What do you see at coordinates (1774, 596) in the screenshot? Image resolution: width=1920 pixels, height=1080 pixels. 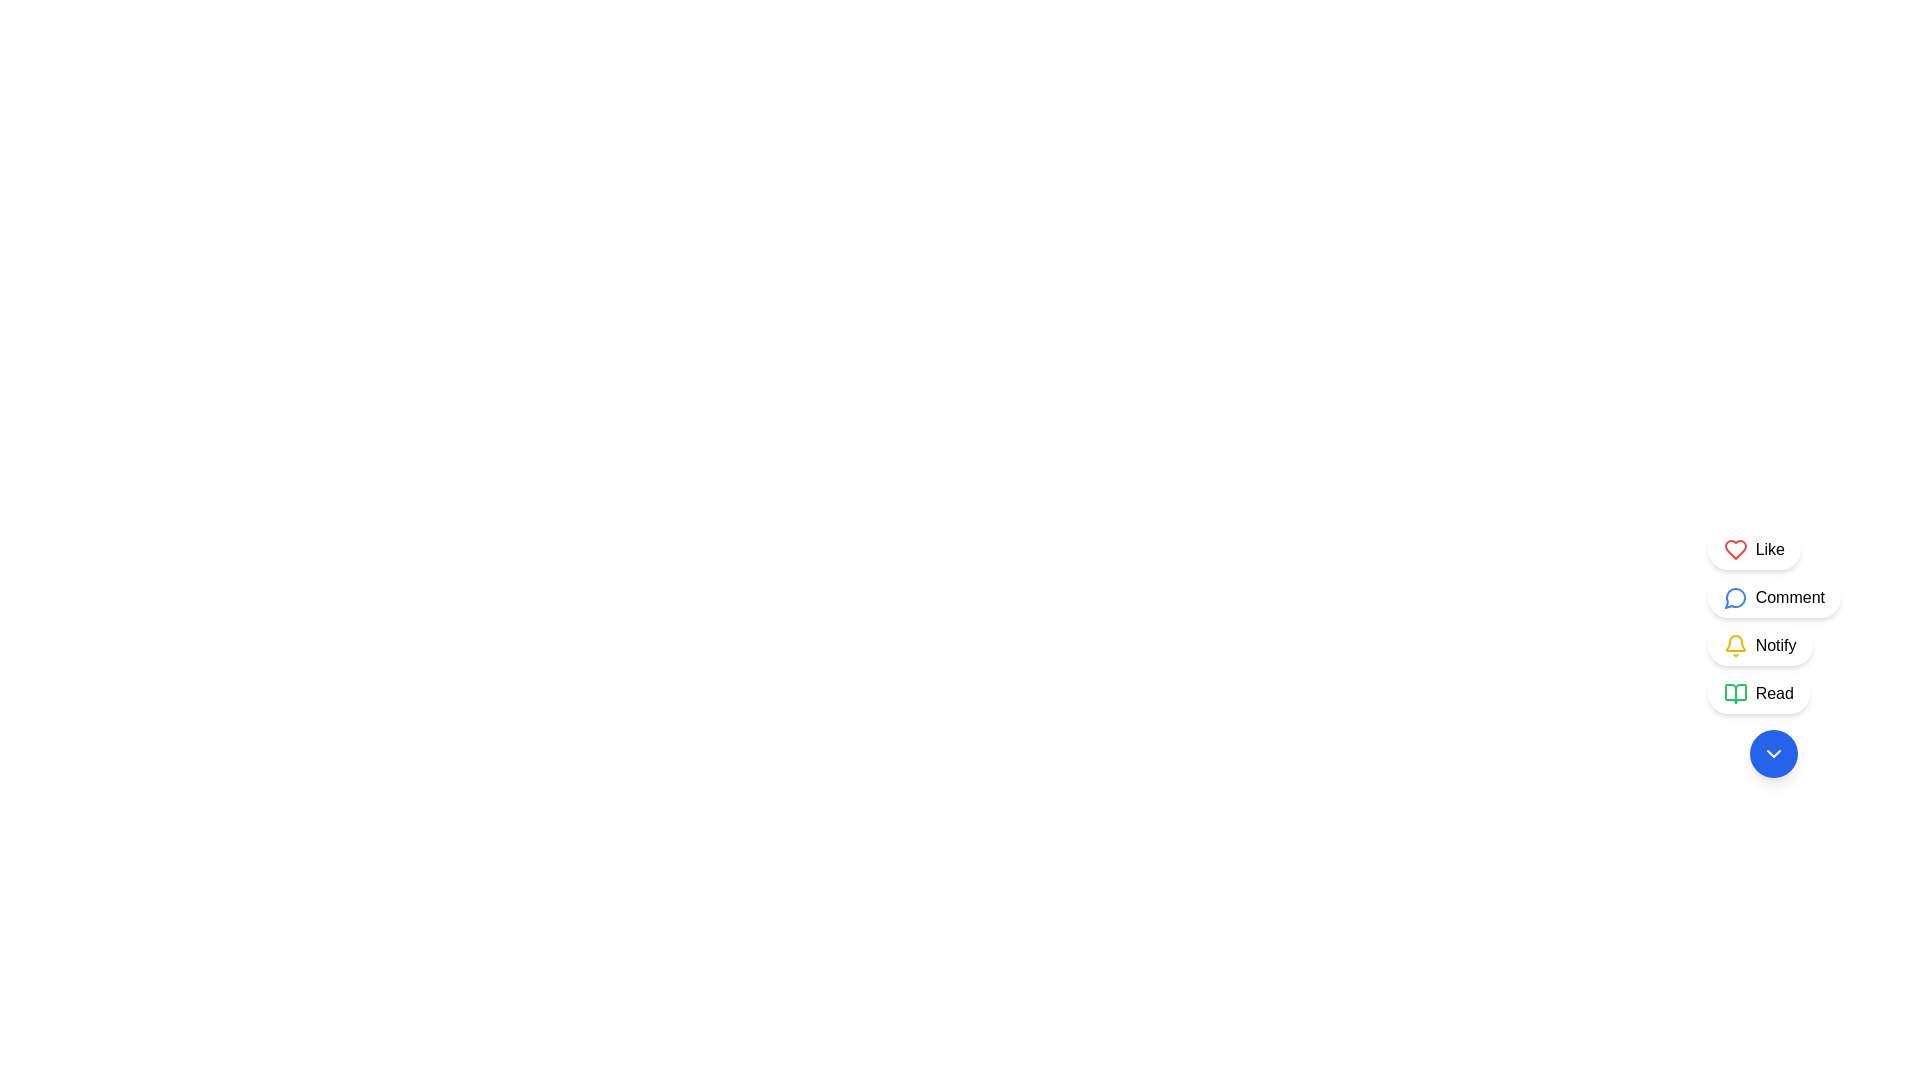 I see `the 'Comment' button, which features a white background, rounded corners, and a blue speech bubble icon with the text 'Comment'` at bounding box center [1774, 596].